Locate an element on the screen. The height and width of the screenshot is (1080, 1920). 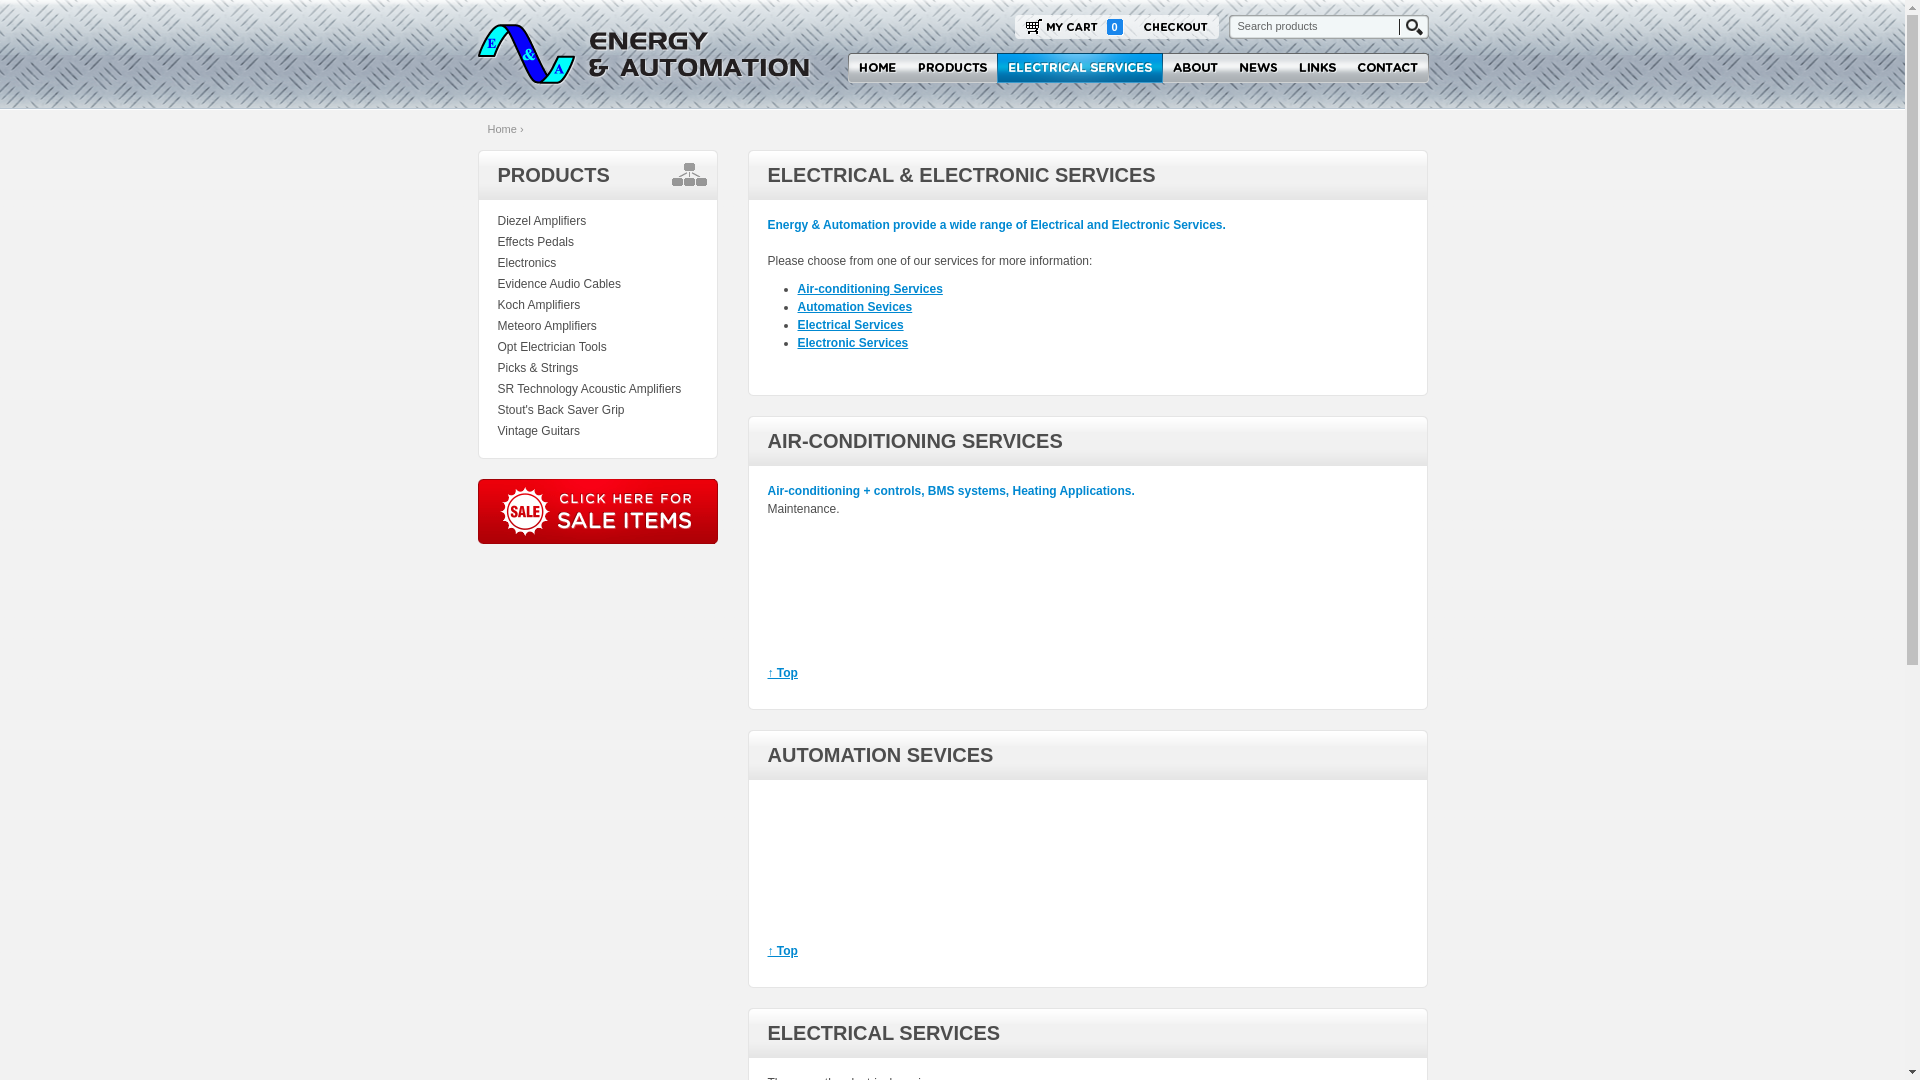
'SR Technology Acoustic Amplifiers' is located at coordinates (588, 389).